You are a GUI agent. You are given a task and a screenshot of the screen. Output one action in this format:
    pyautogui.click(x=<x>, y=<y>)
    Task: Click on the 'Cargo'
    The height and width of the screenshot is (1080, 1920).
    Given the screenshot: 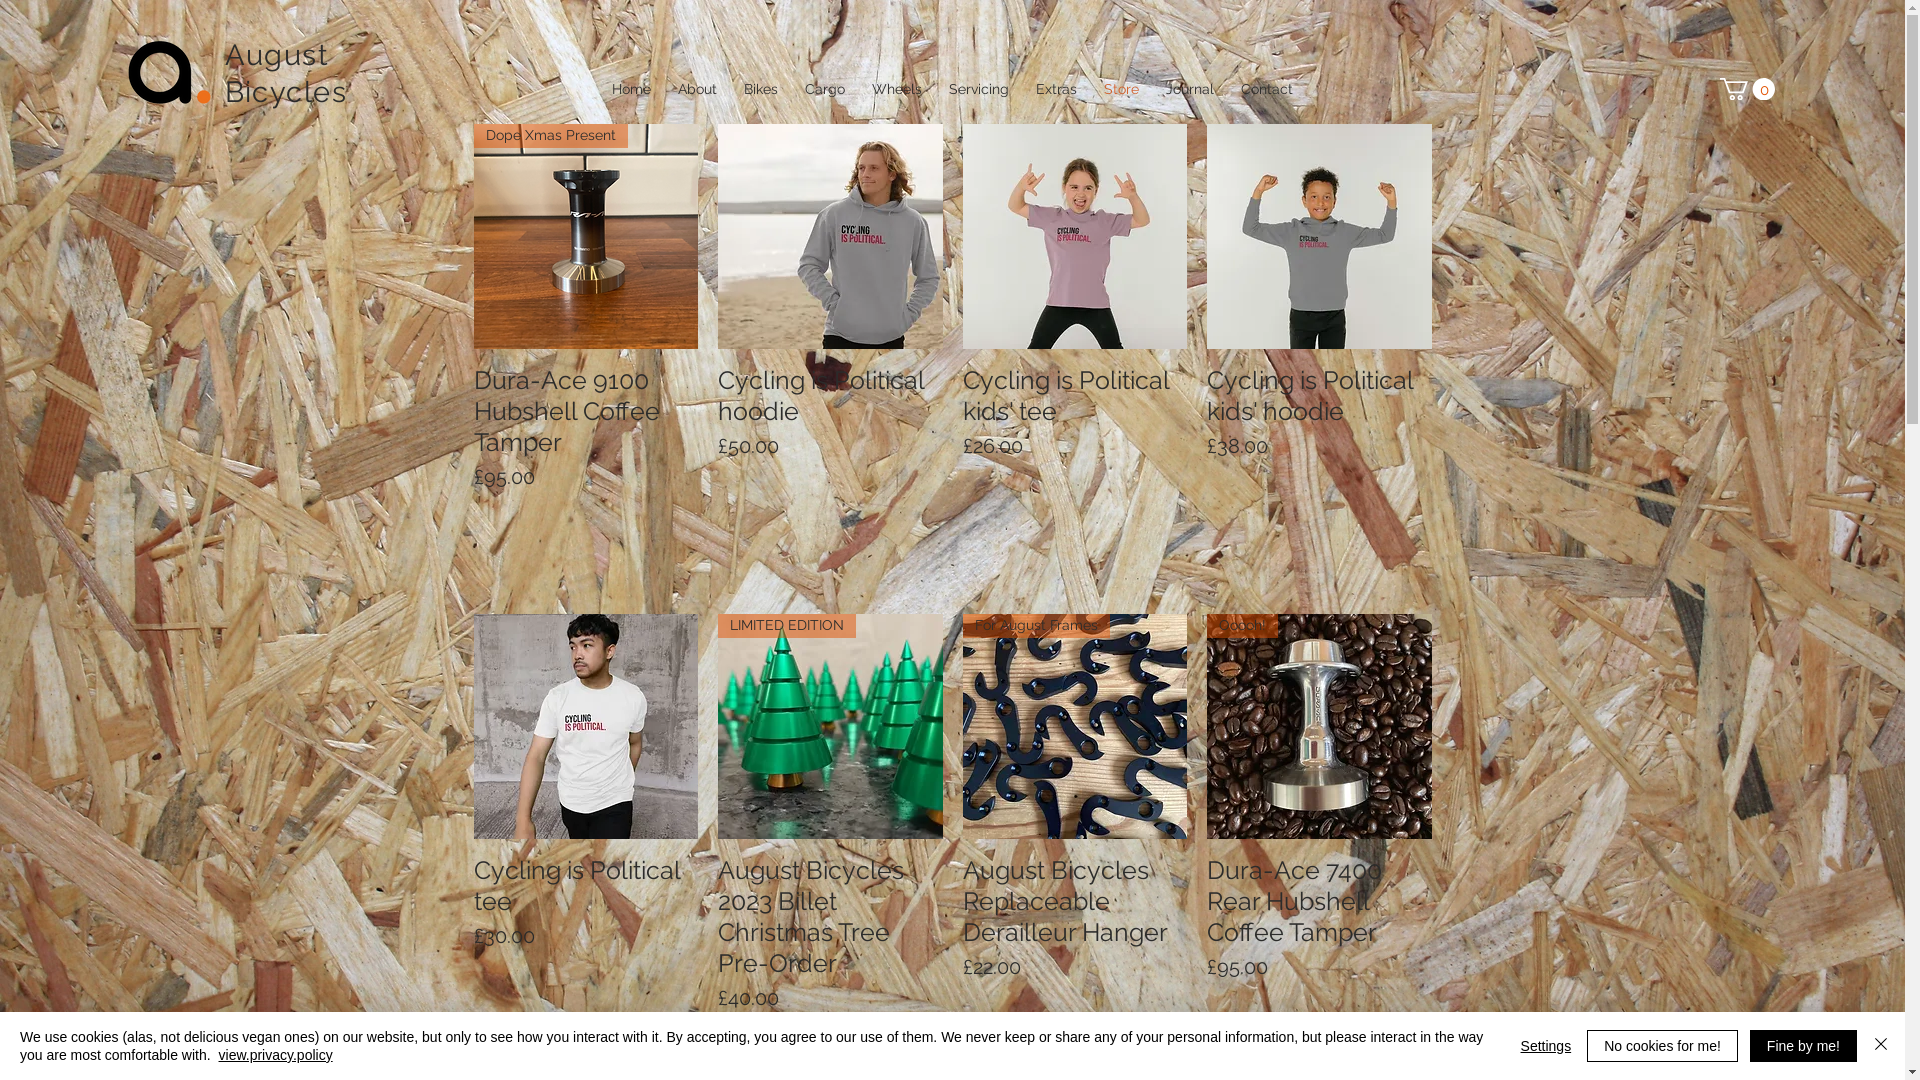 What is the action you would take?
    pyautogui.click(x=825, y=87)
    